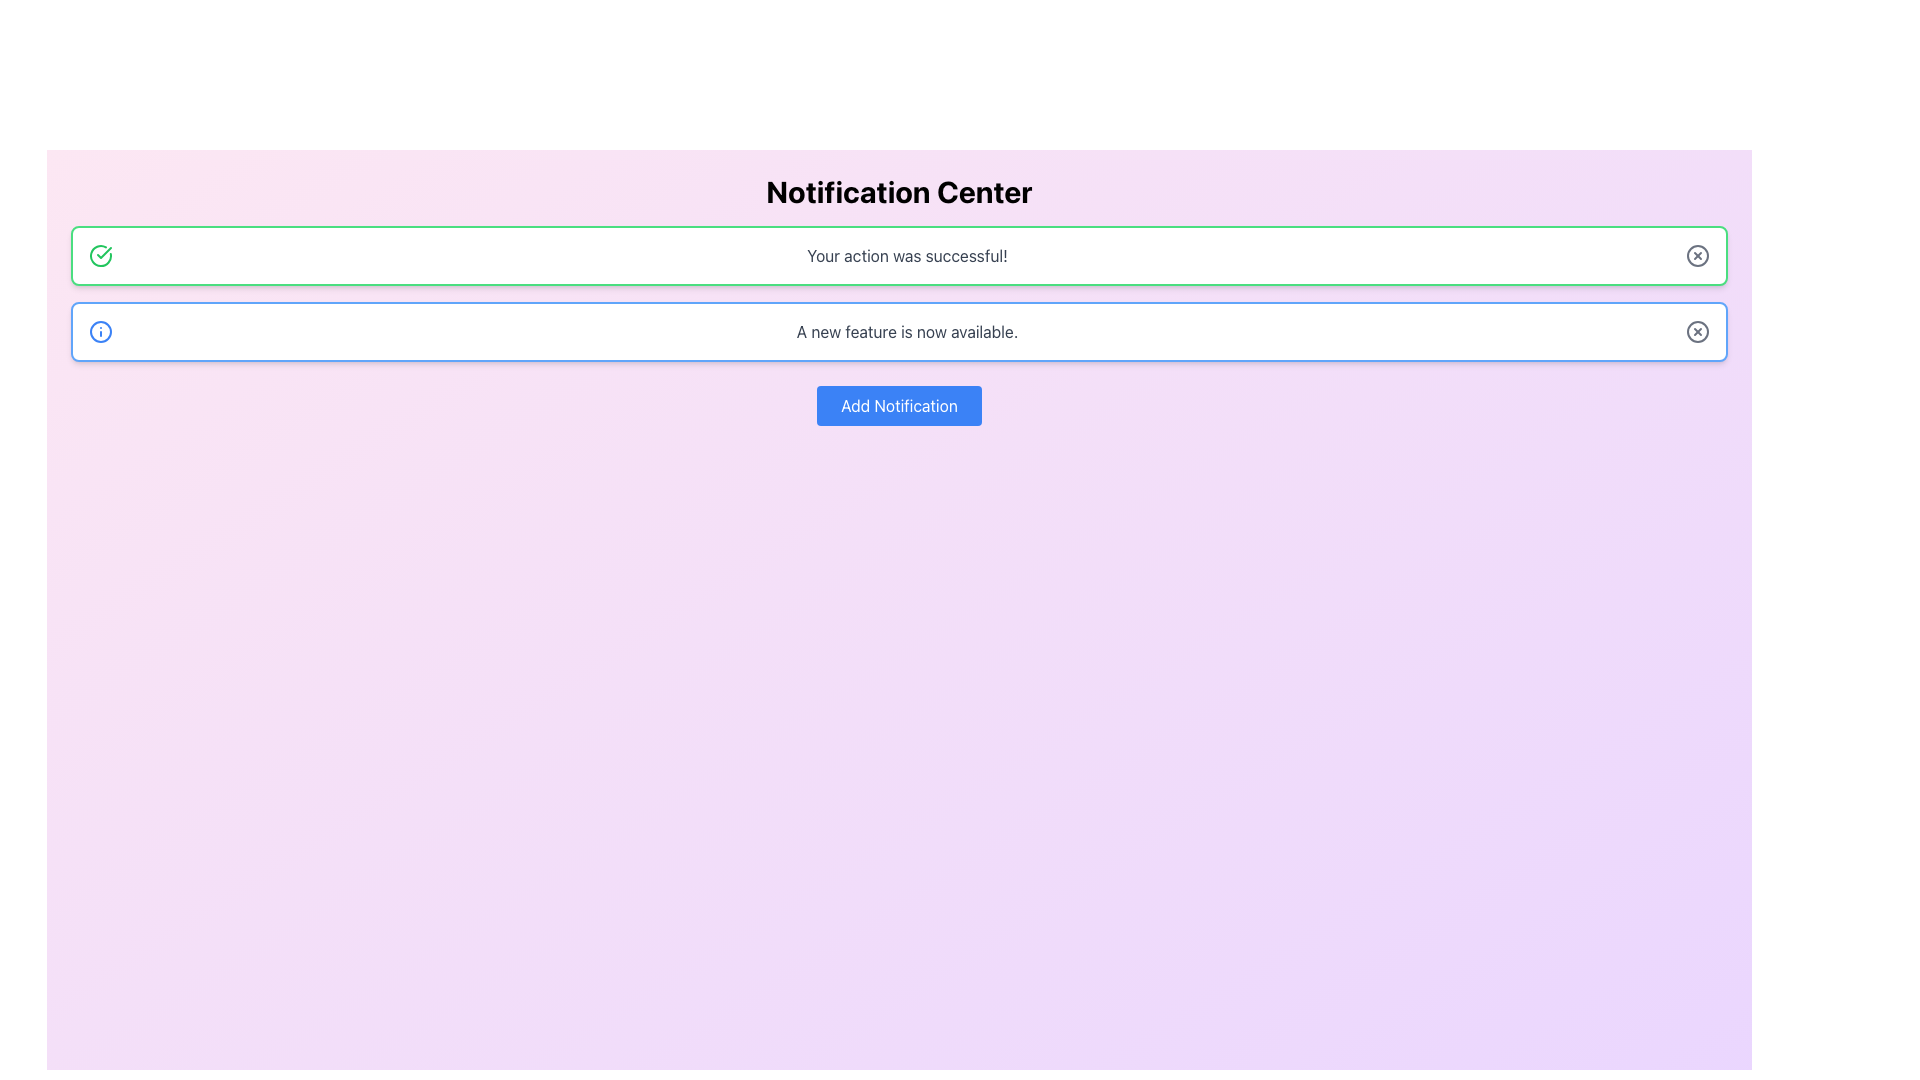 Image resolution: width=1920 pixels, height=1080 pixels. I want to click on message displayed in the Notification Box that informs users about the new feature availability, so click(898, 330).